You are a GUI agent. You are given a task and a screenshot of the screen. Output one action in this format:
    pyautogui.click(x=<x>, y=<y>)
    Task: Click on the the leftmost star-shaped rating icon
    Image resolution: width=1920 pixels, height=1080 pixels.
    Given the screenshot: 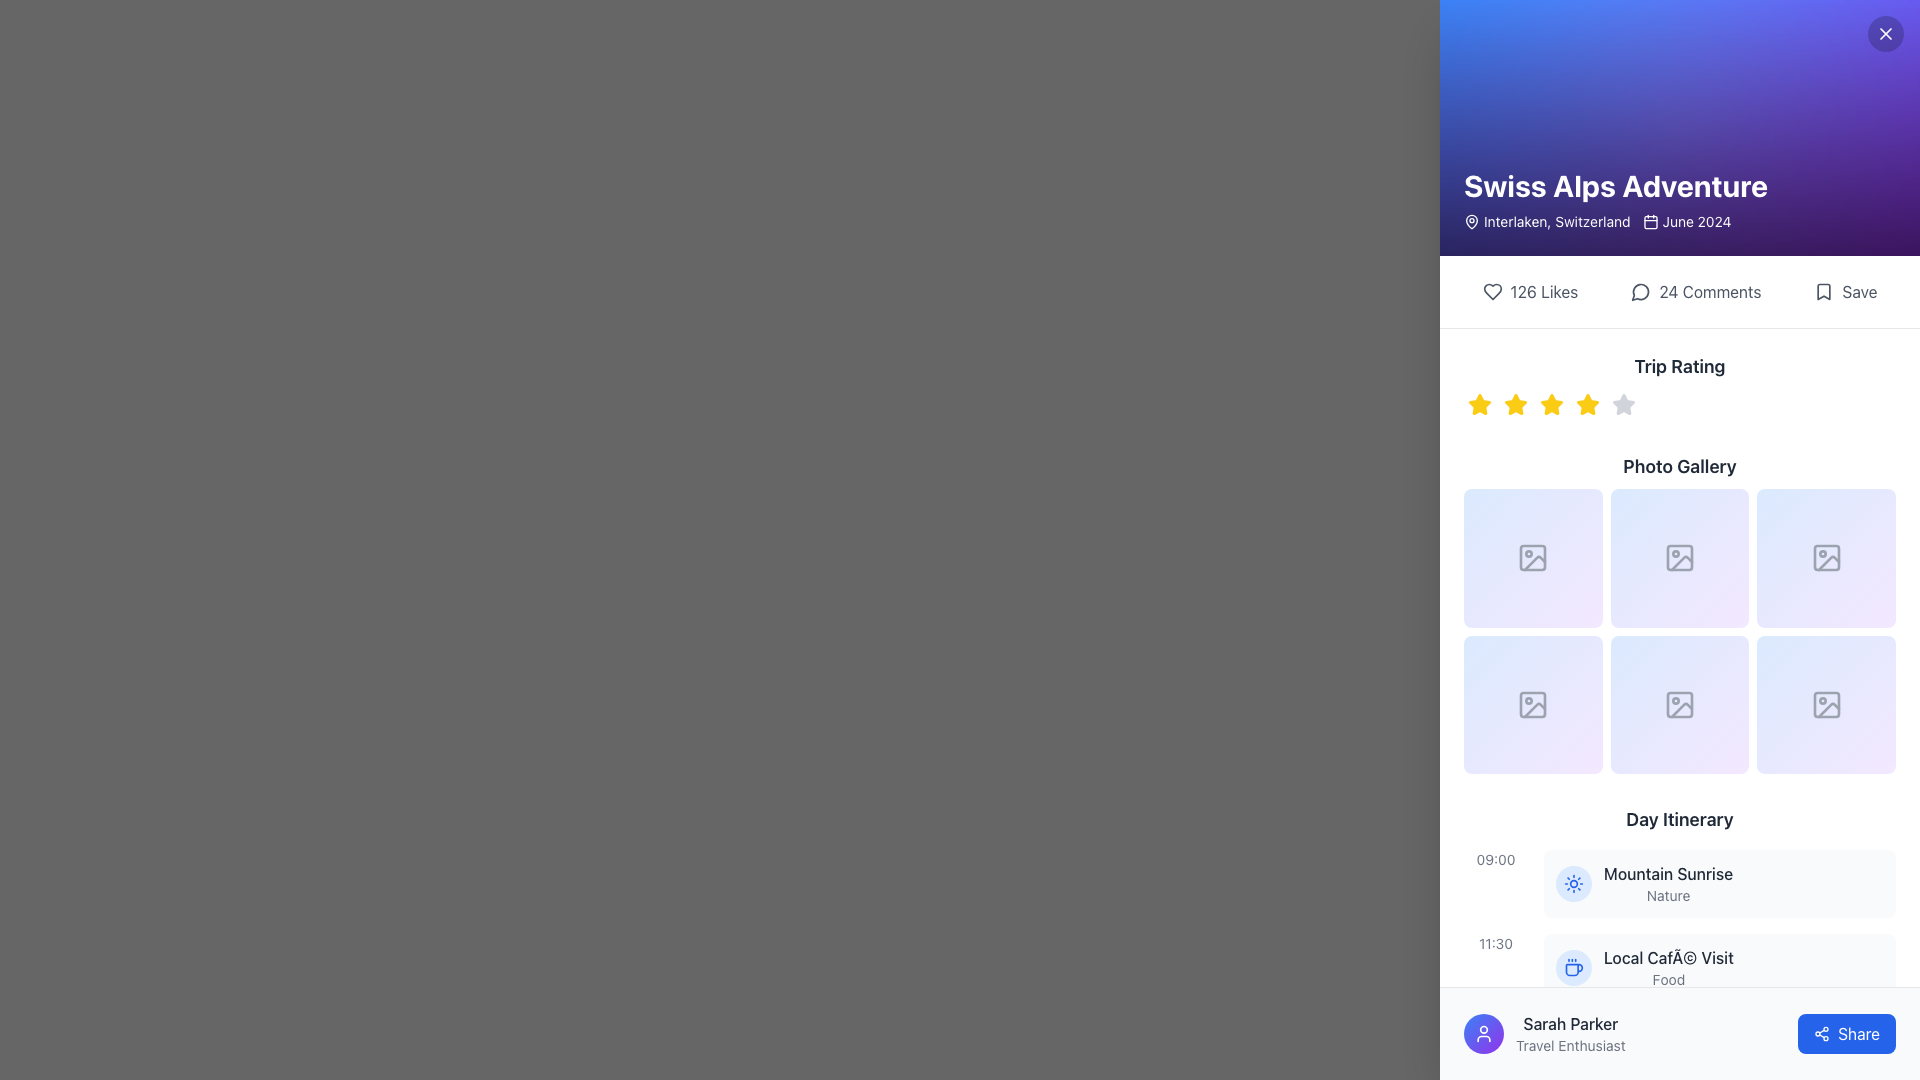 What is the action you would take?
    pyautogui.click(x=1478, y=404)
    